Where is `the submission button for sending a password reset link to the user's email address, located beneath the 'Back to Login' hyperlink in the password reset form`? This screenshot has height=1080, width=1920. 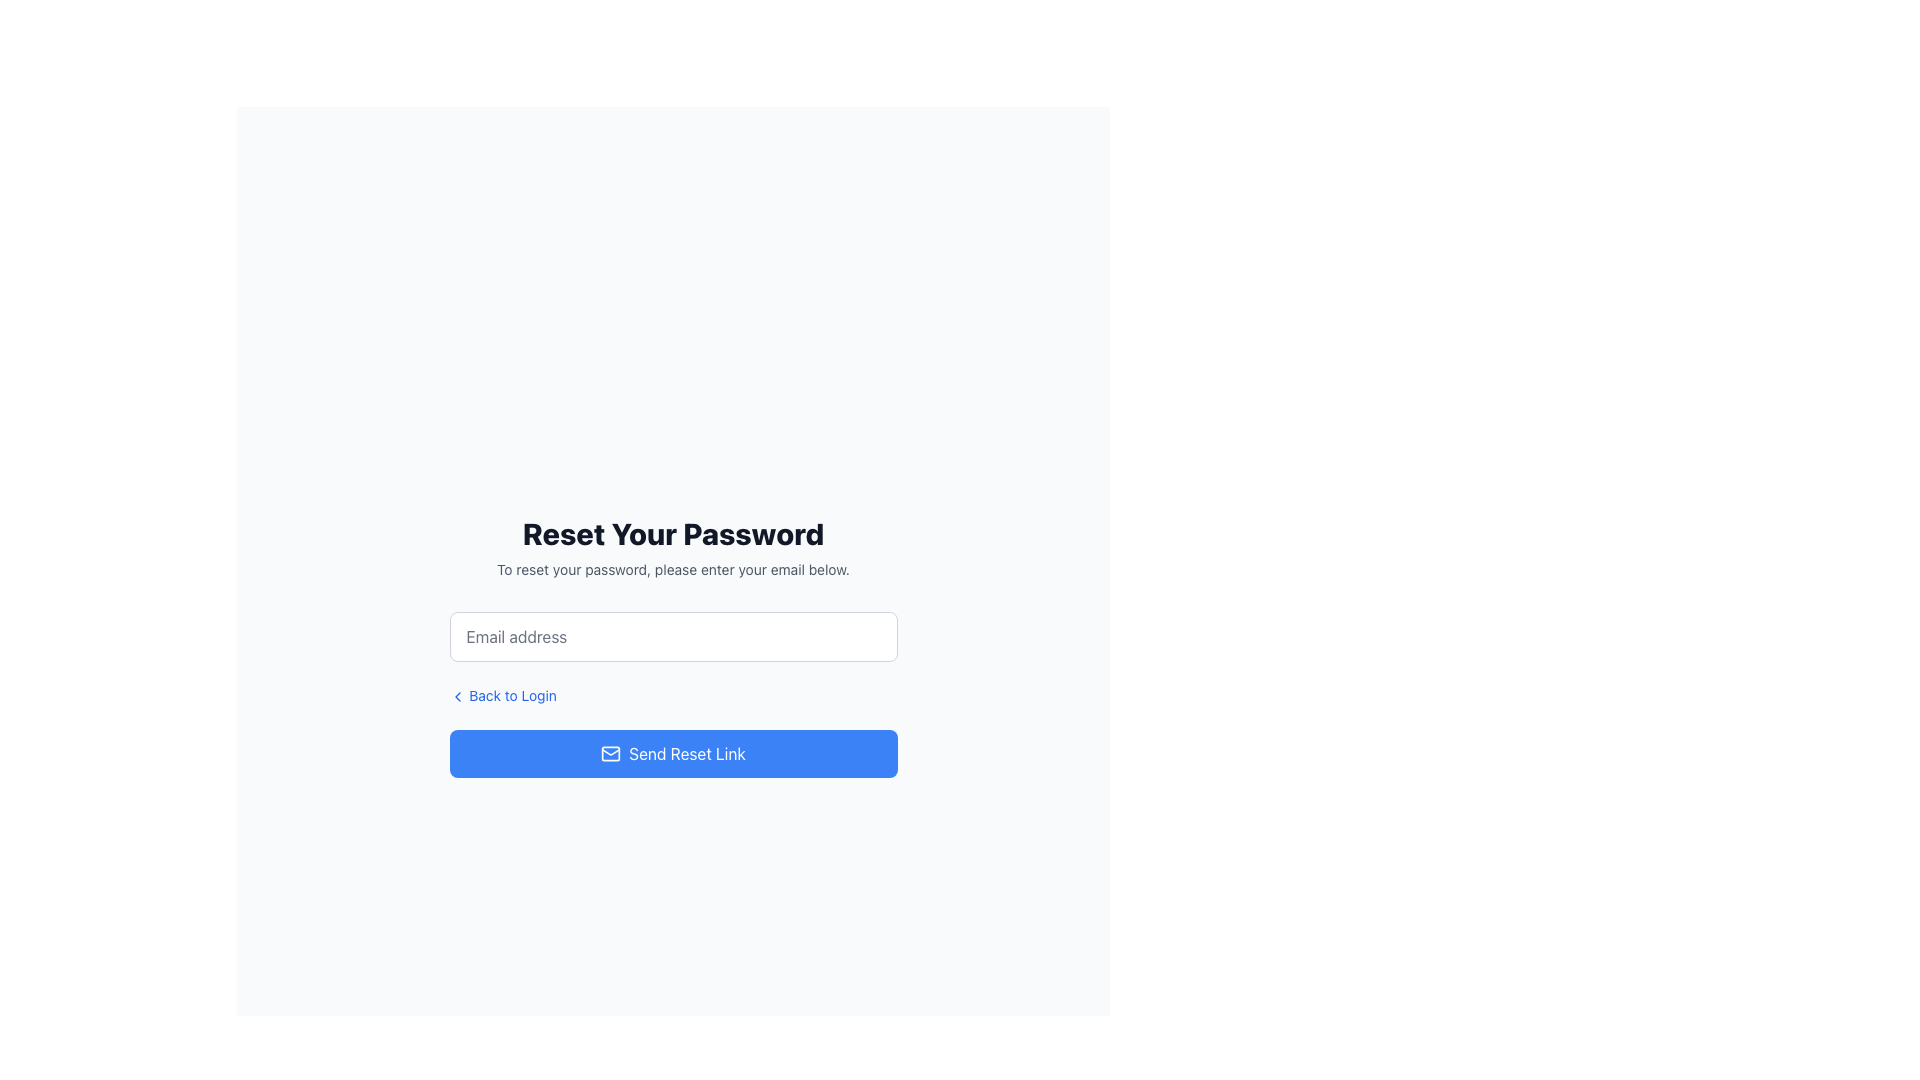 the submission button for sending a password reset link to the user's email address, located beneath the 'Back to Login' hyperlink in the password reset form is located at coordinates (673, 693).